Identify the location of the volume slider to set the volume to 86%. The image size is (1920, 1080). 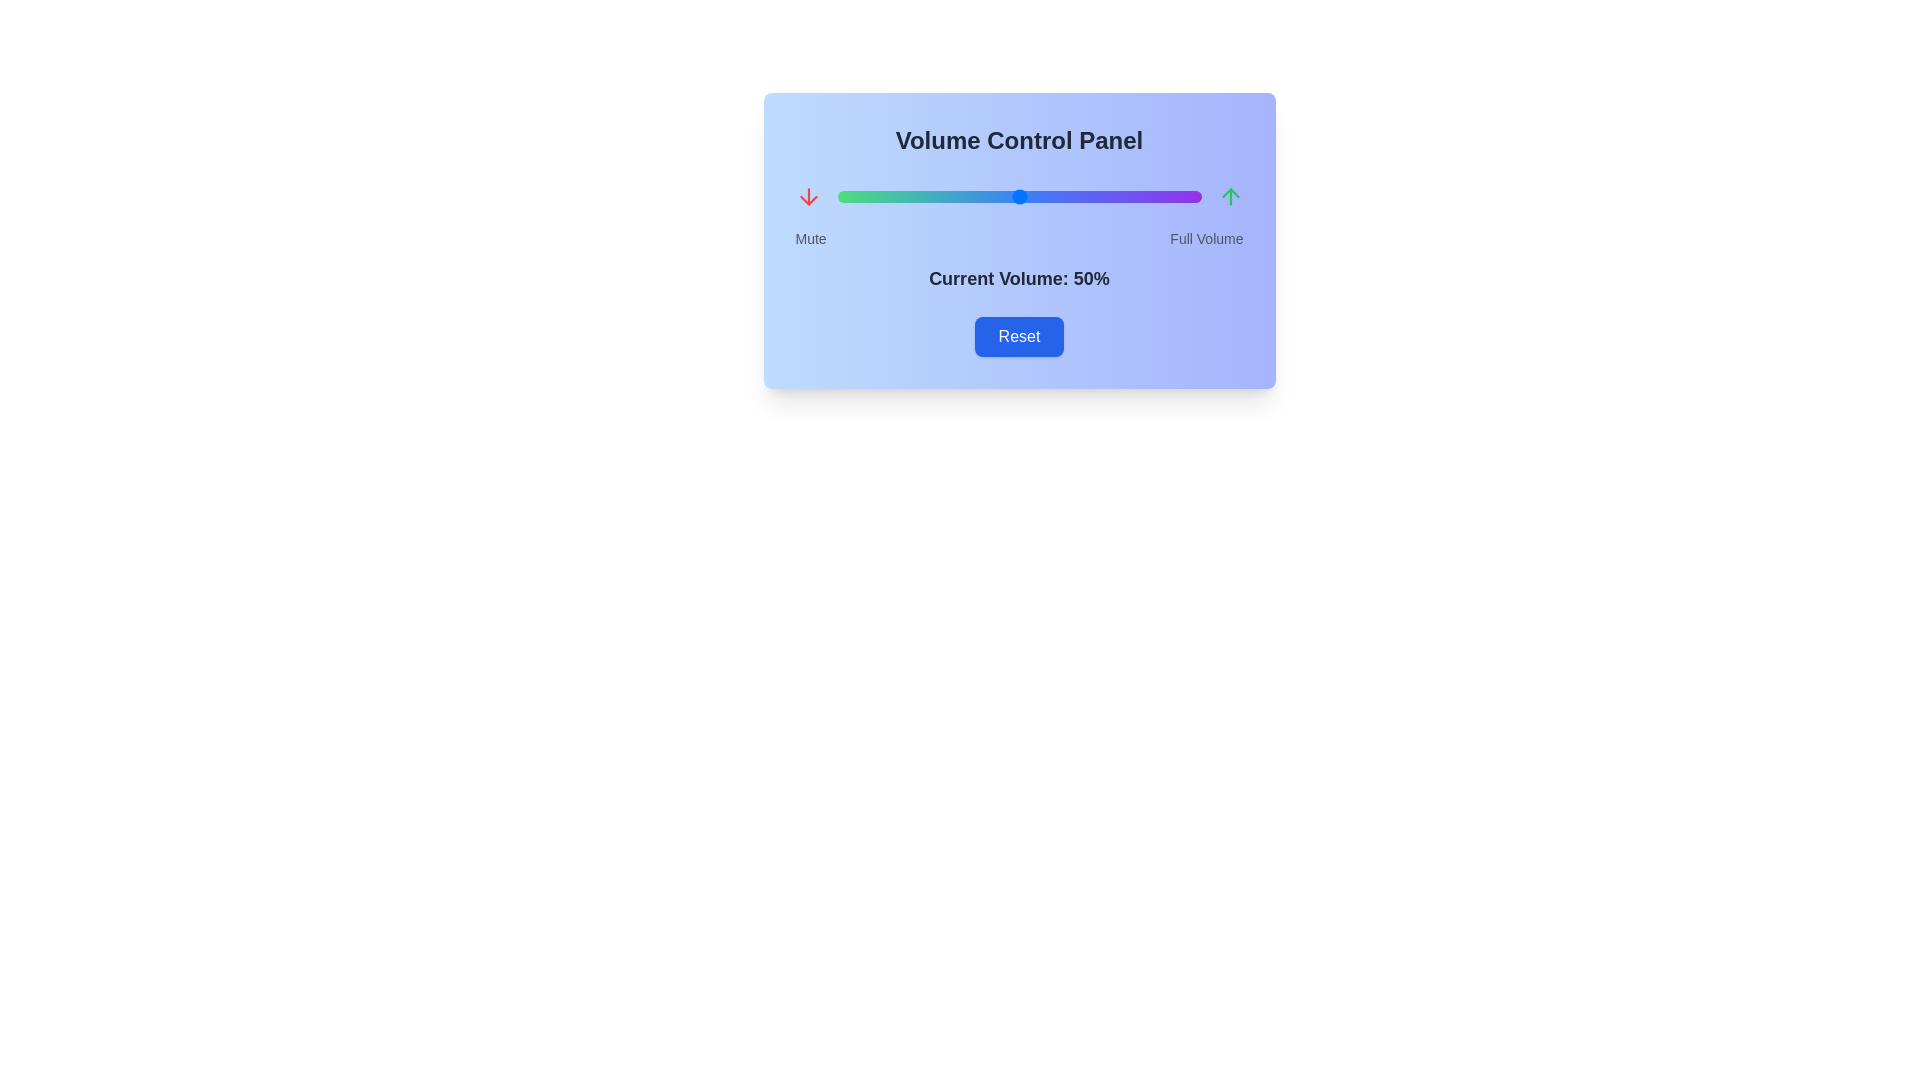
(1150, 196).